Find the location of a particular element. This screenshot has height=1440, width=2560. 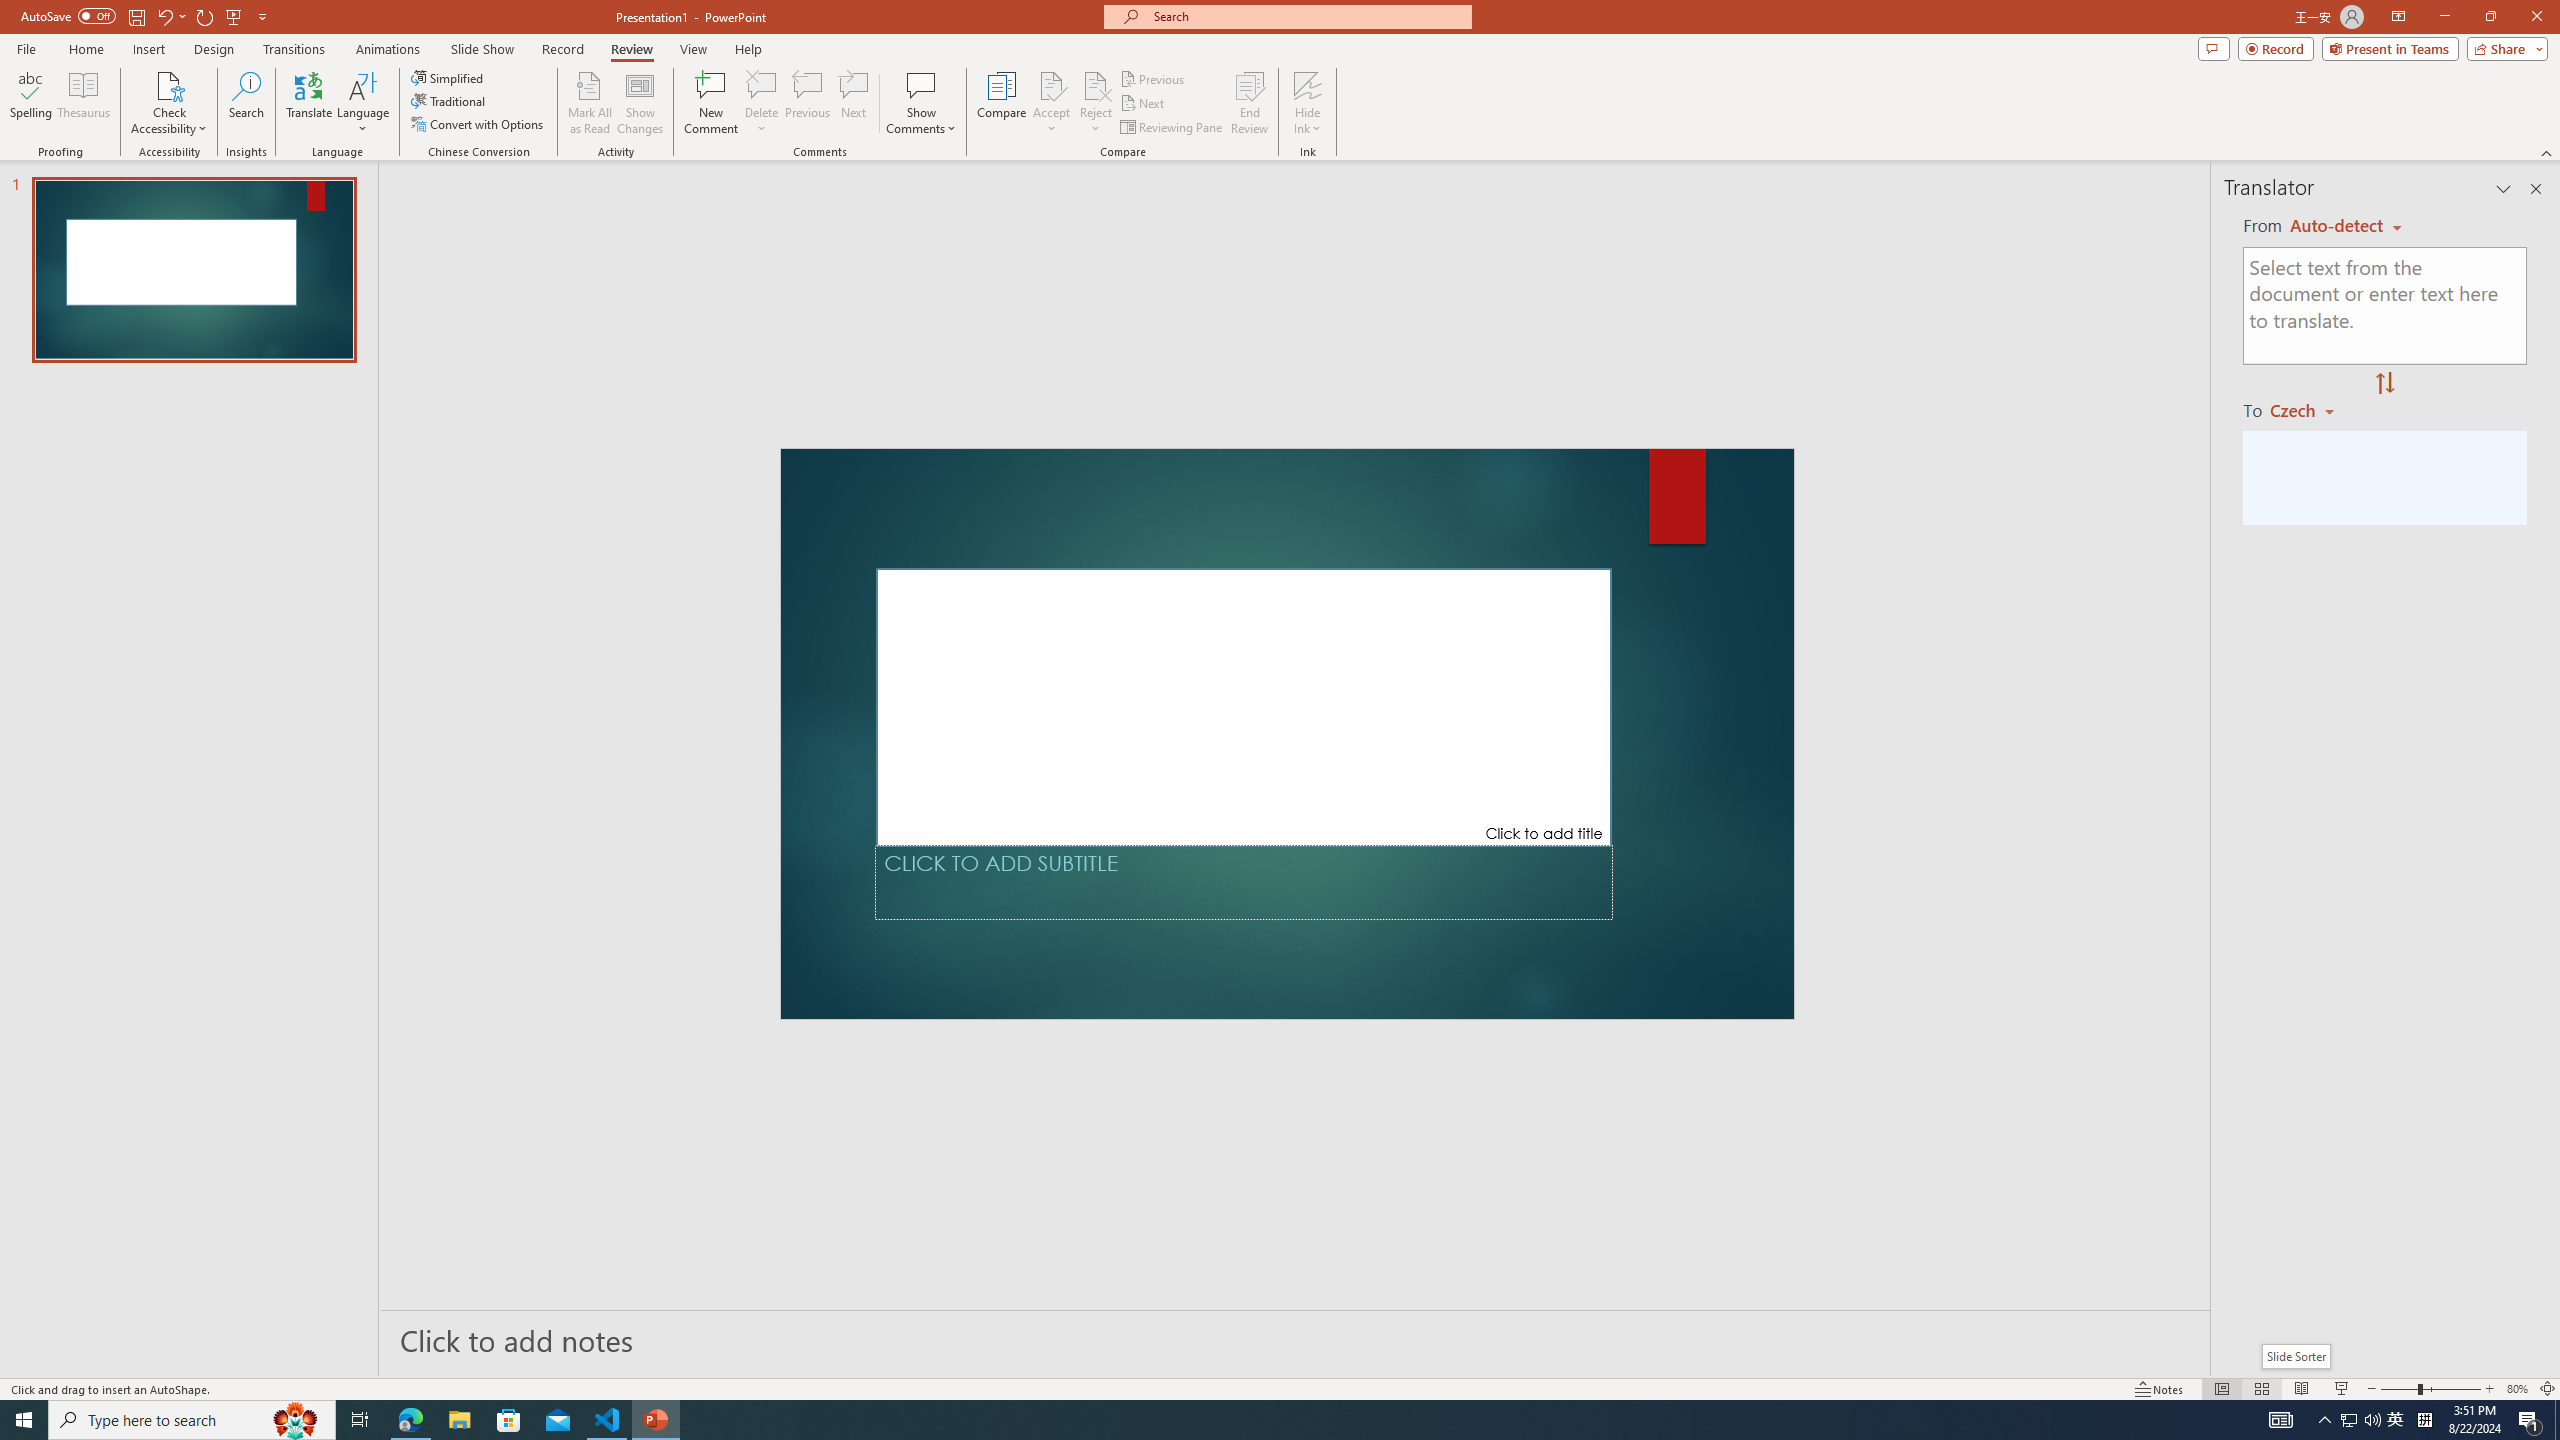

'Hide Ink' is located at coordinates (1308, 84).